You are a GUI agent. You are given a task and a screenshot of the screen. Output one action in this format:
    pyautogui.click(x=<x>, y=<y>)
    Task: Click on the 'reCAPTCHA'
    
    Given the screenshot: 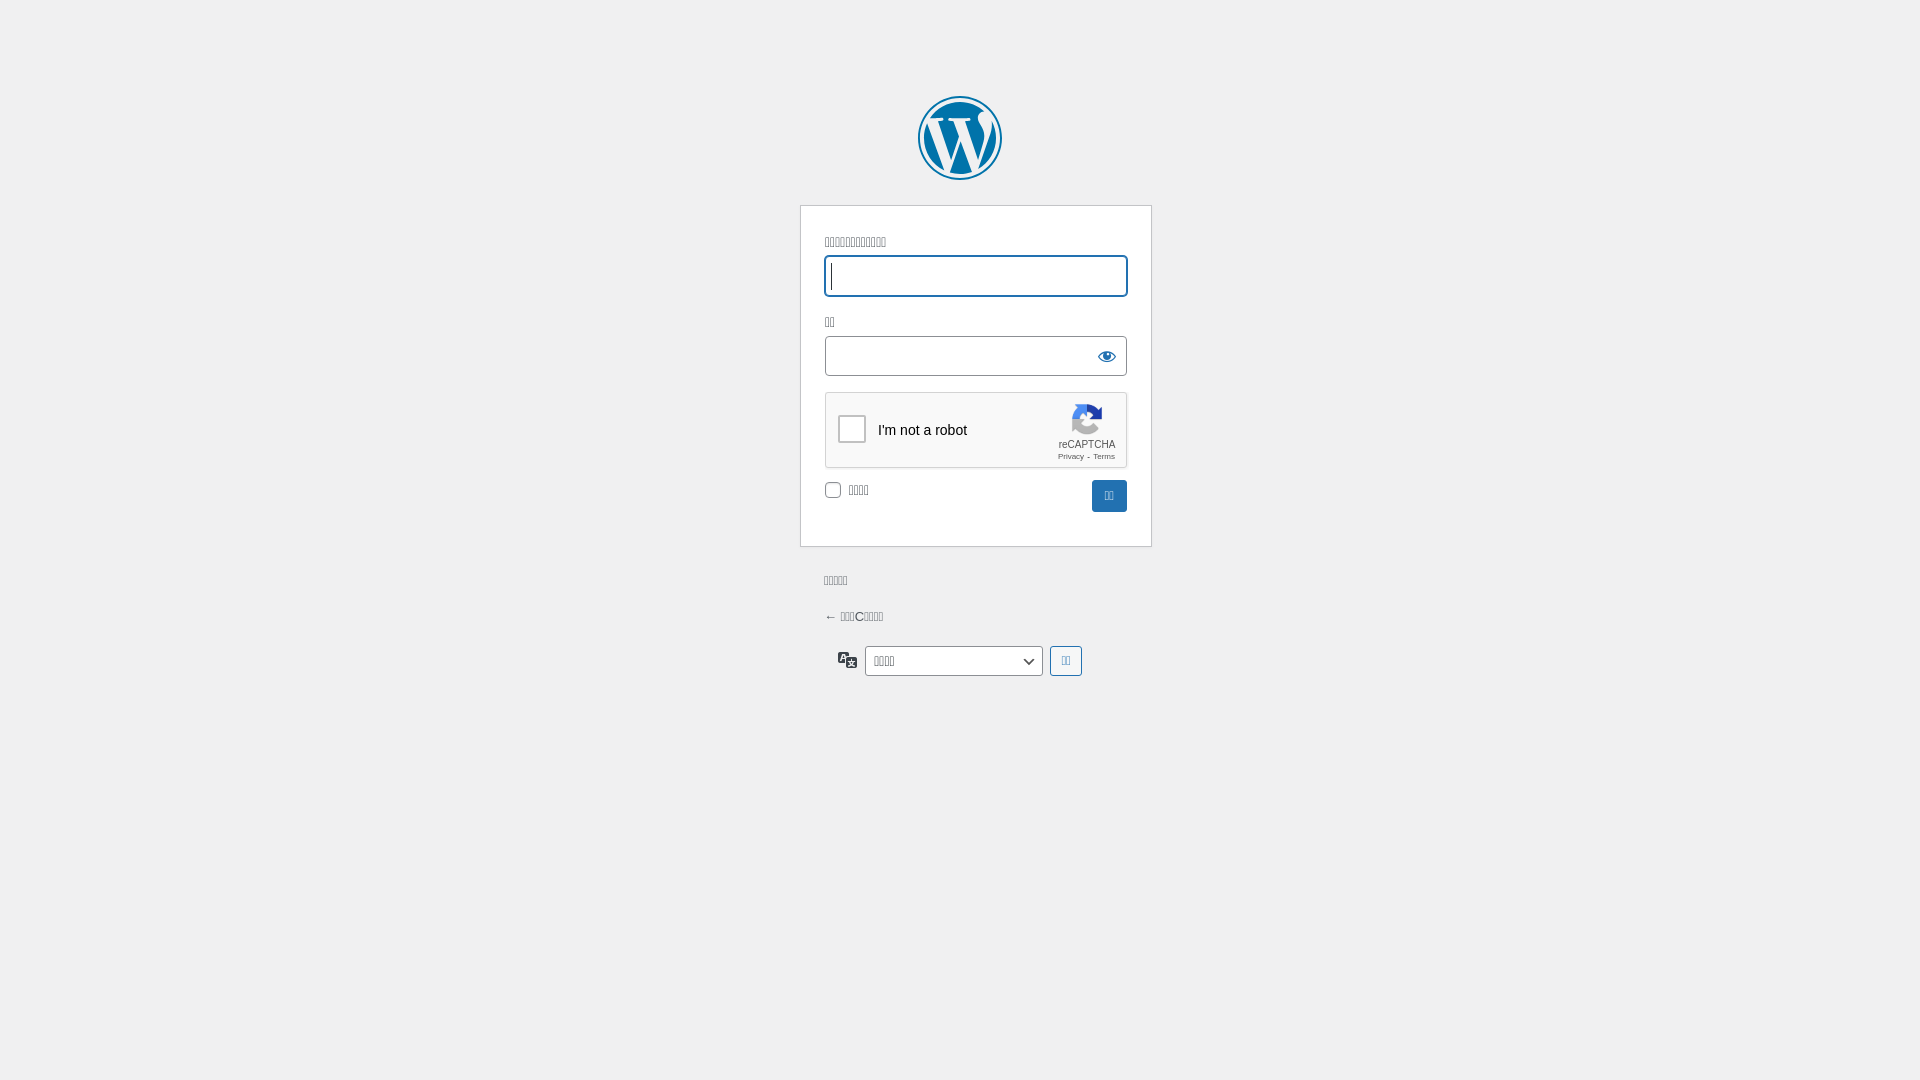 What is the action you would take?
    pyautogui.click(x=977, y=430)
    